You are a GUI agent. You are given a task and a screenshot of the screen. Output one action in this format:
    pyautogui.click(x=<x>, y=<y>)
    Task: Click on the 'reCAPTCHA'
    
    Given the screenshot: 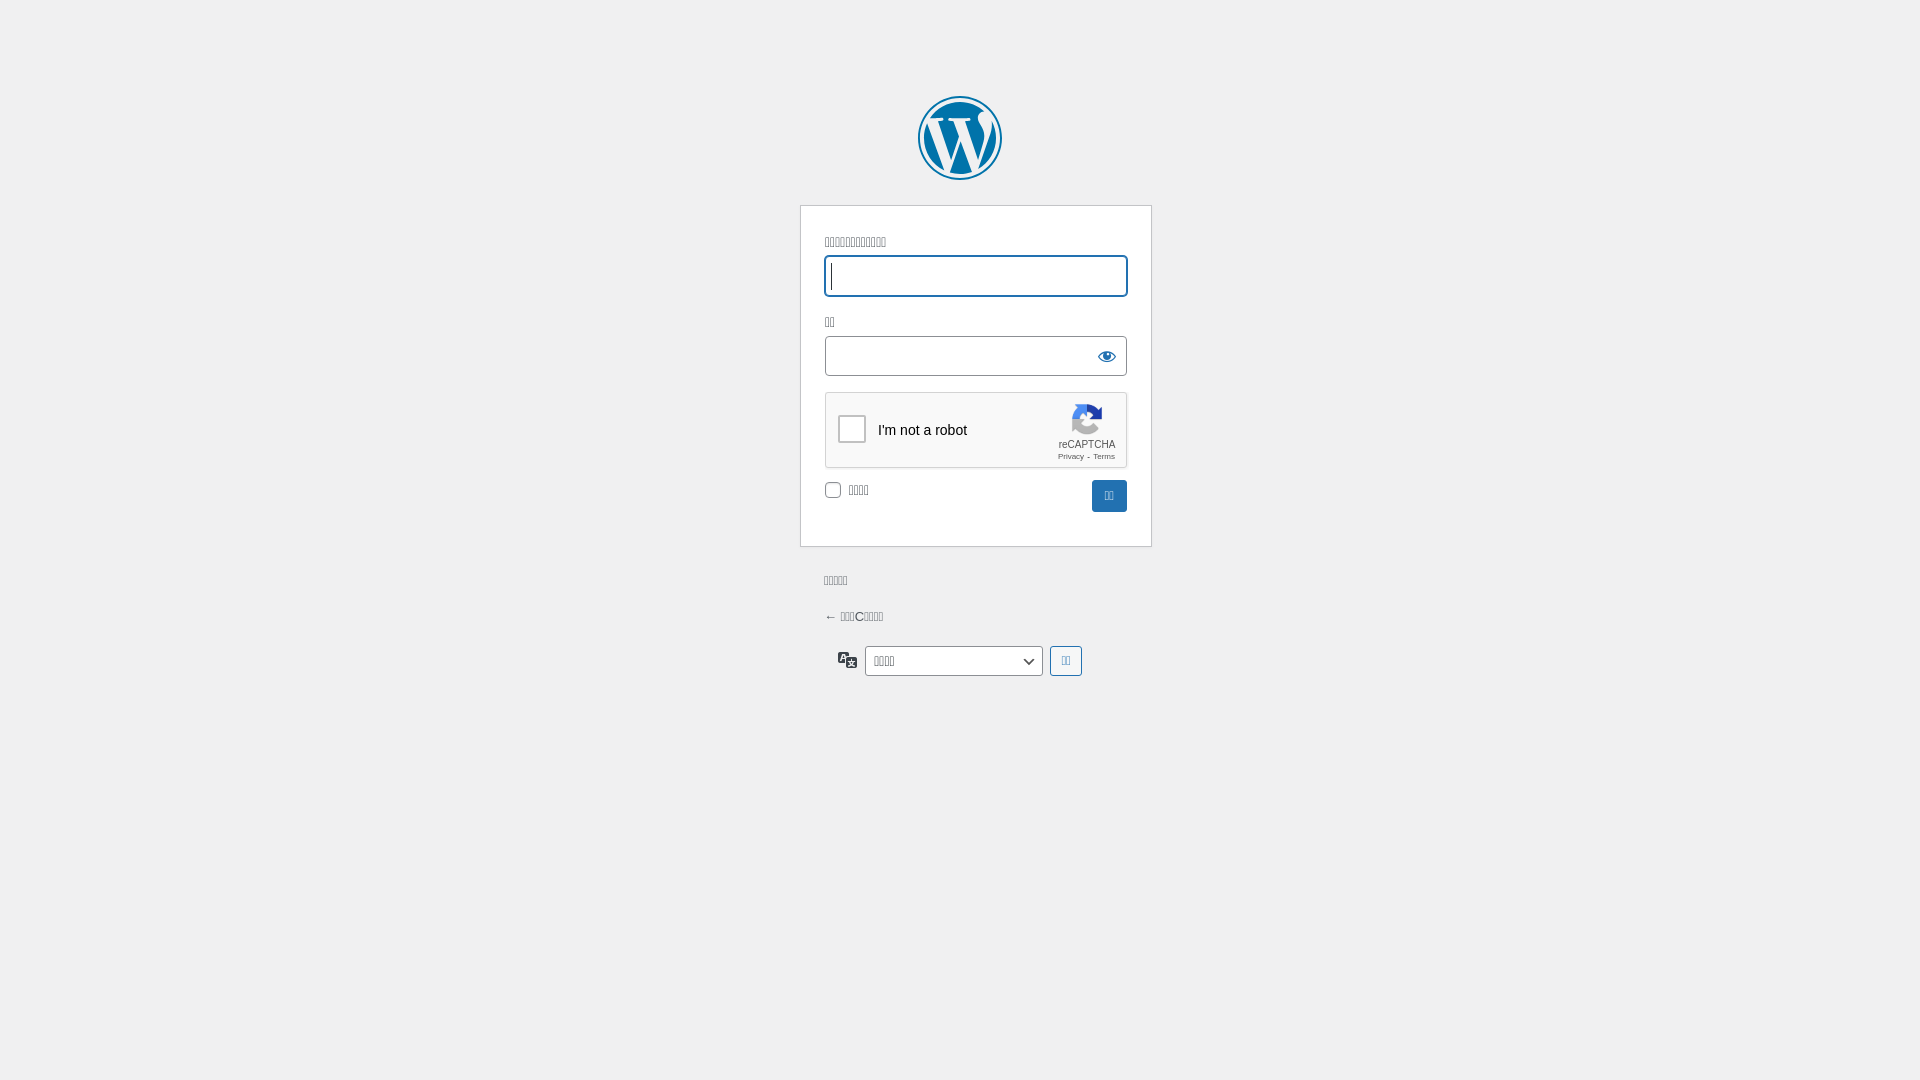 What is the action you would take?
    pyautogui.click(x=977, y=430)
    